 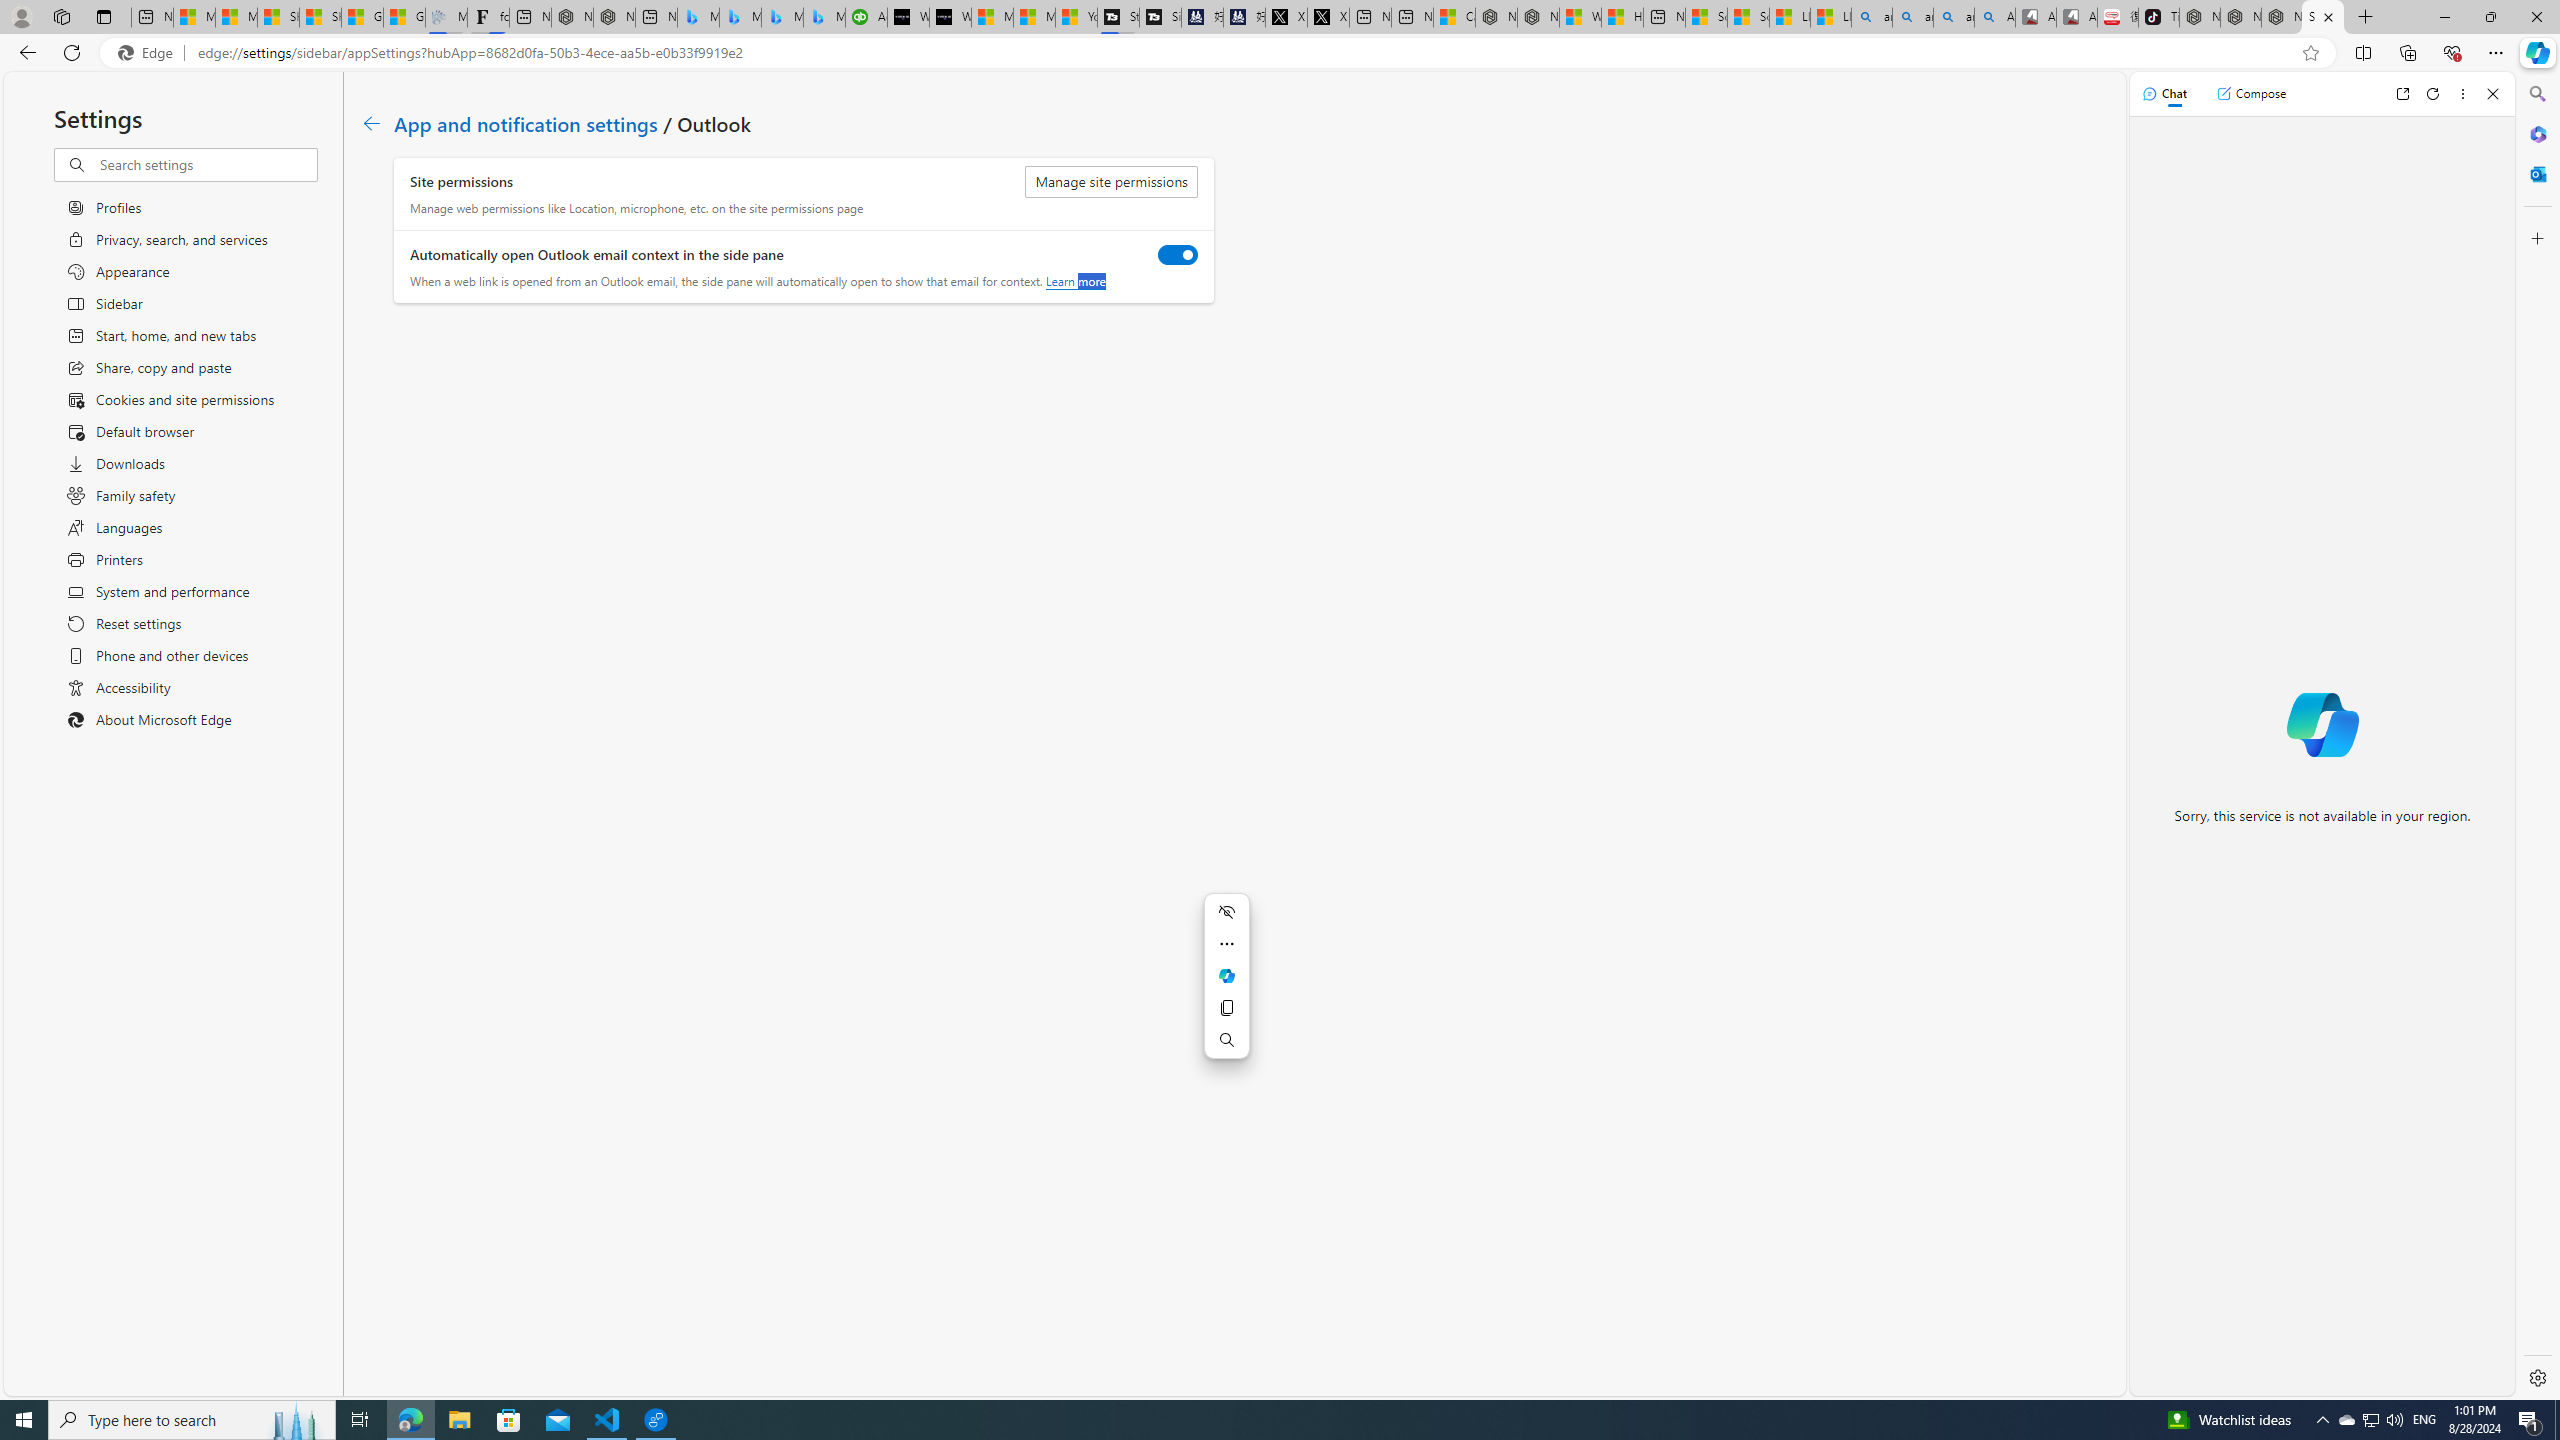 I want to click on 'Ask Copilot', so click(x=1227, y=976).